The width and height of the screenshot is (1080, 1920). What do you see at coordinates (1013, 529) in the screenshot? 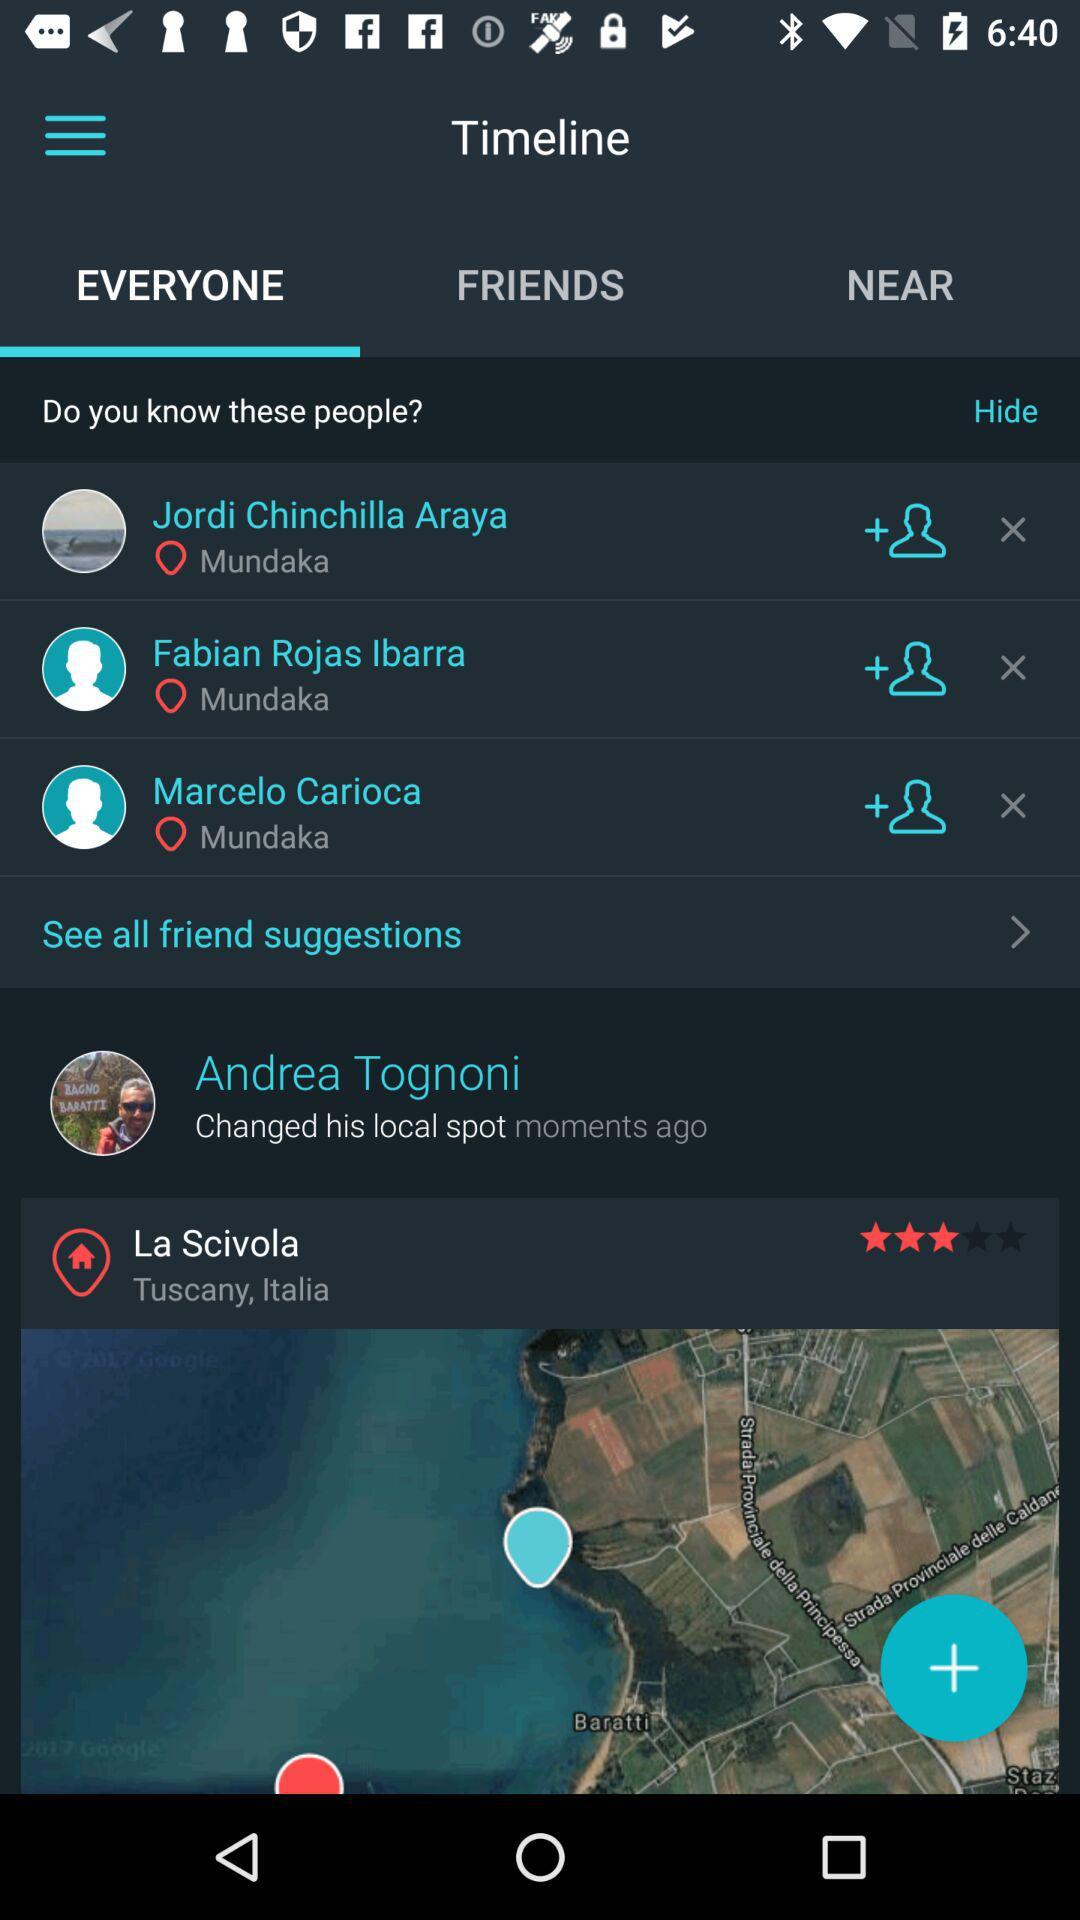
I see `dismiss` at bounding box center [1013, 529].